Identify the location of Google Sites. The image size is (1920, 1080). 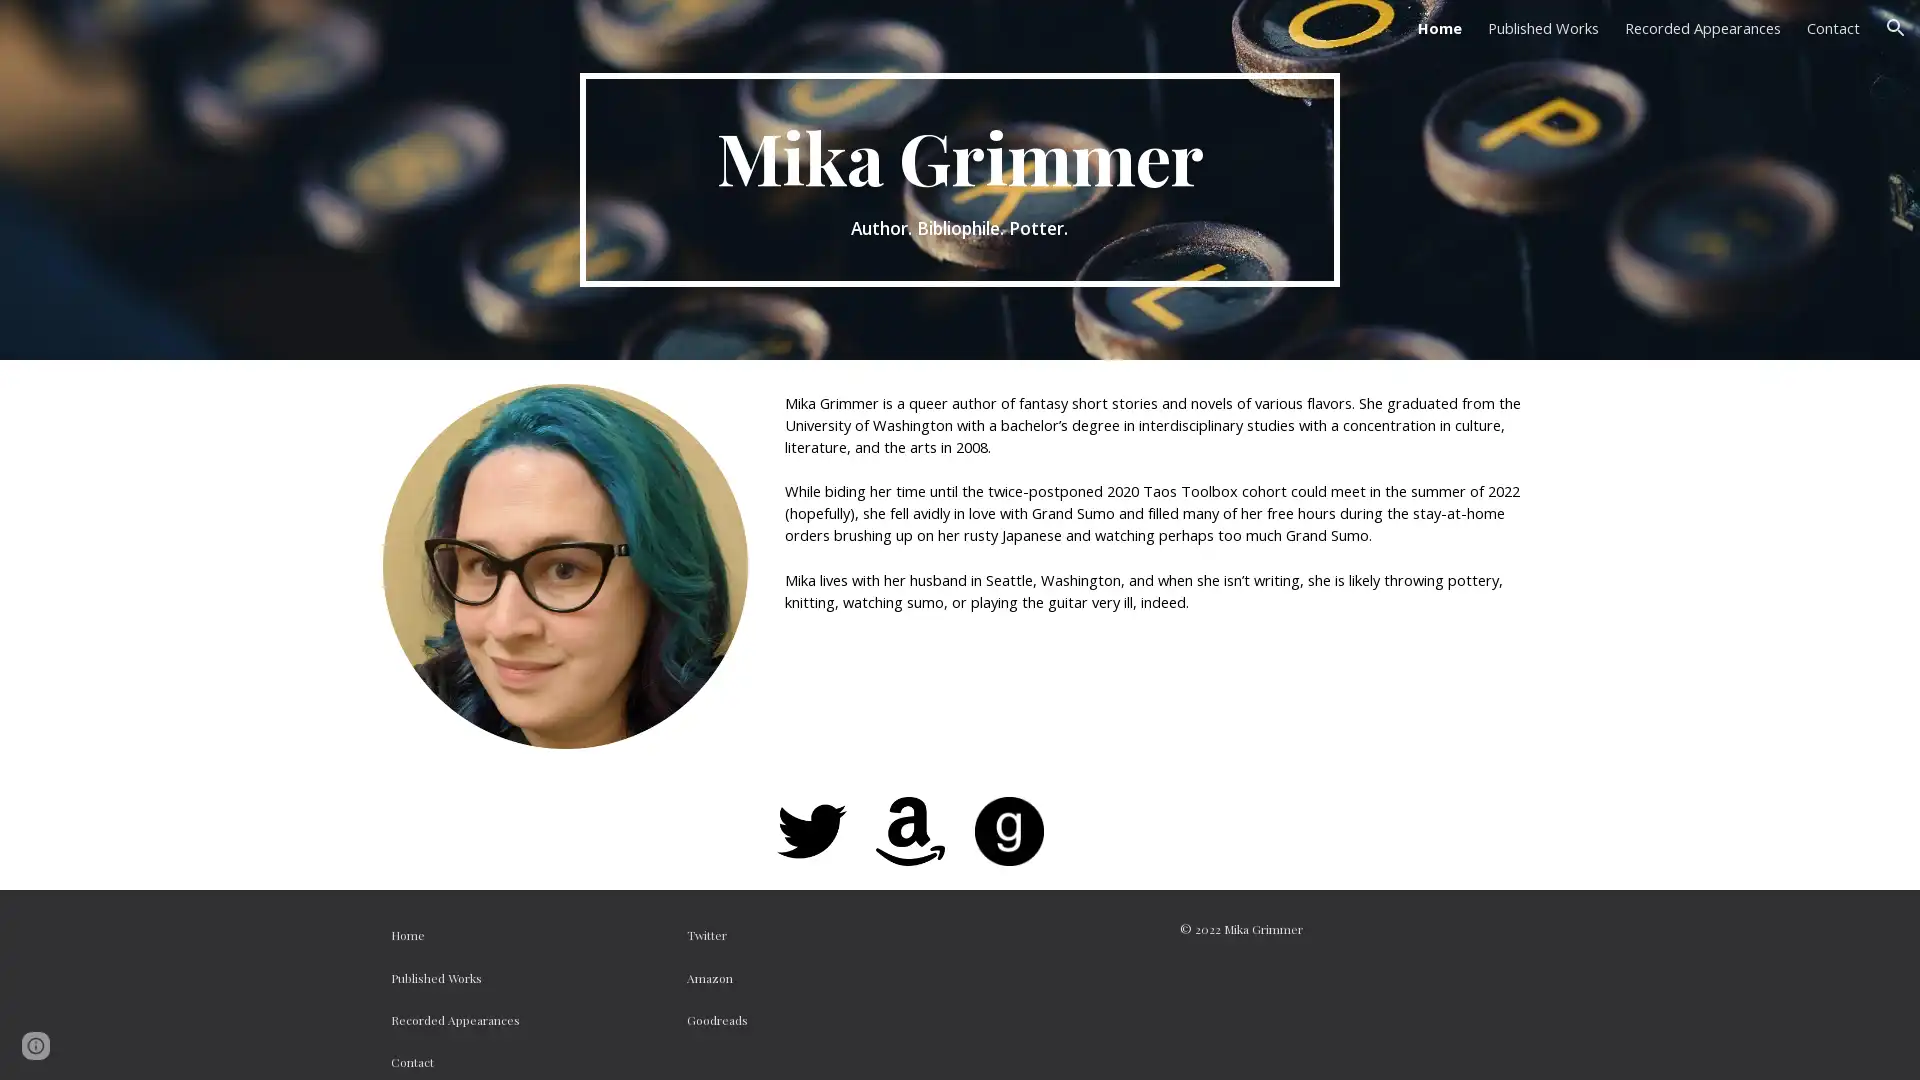
(96, 1044).